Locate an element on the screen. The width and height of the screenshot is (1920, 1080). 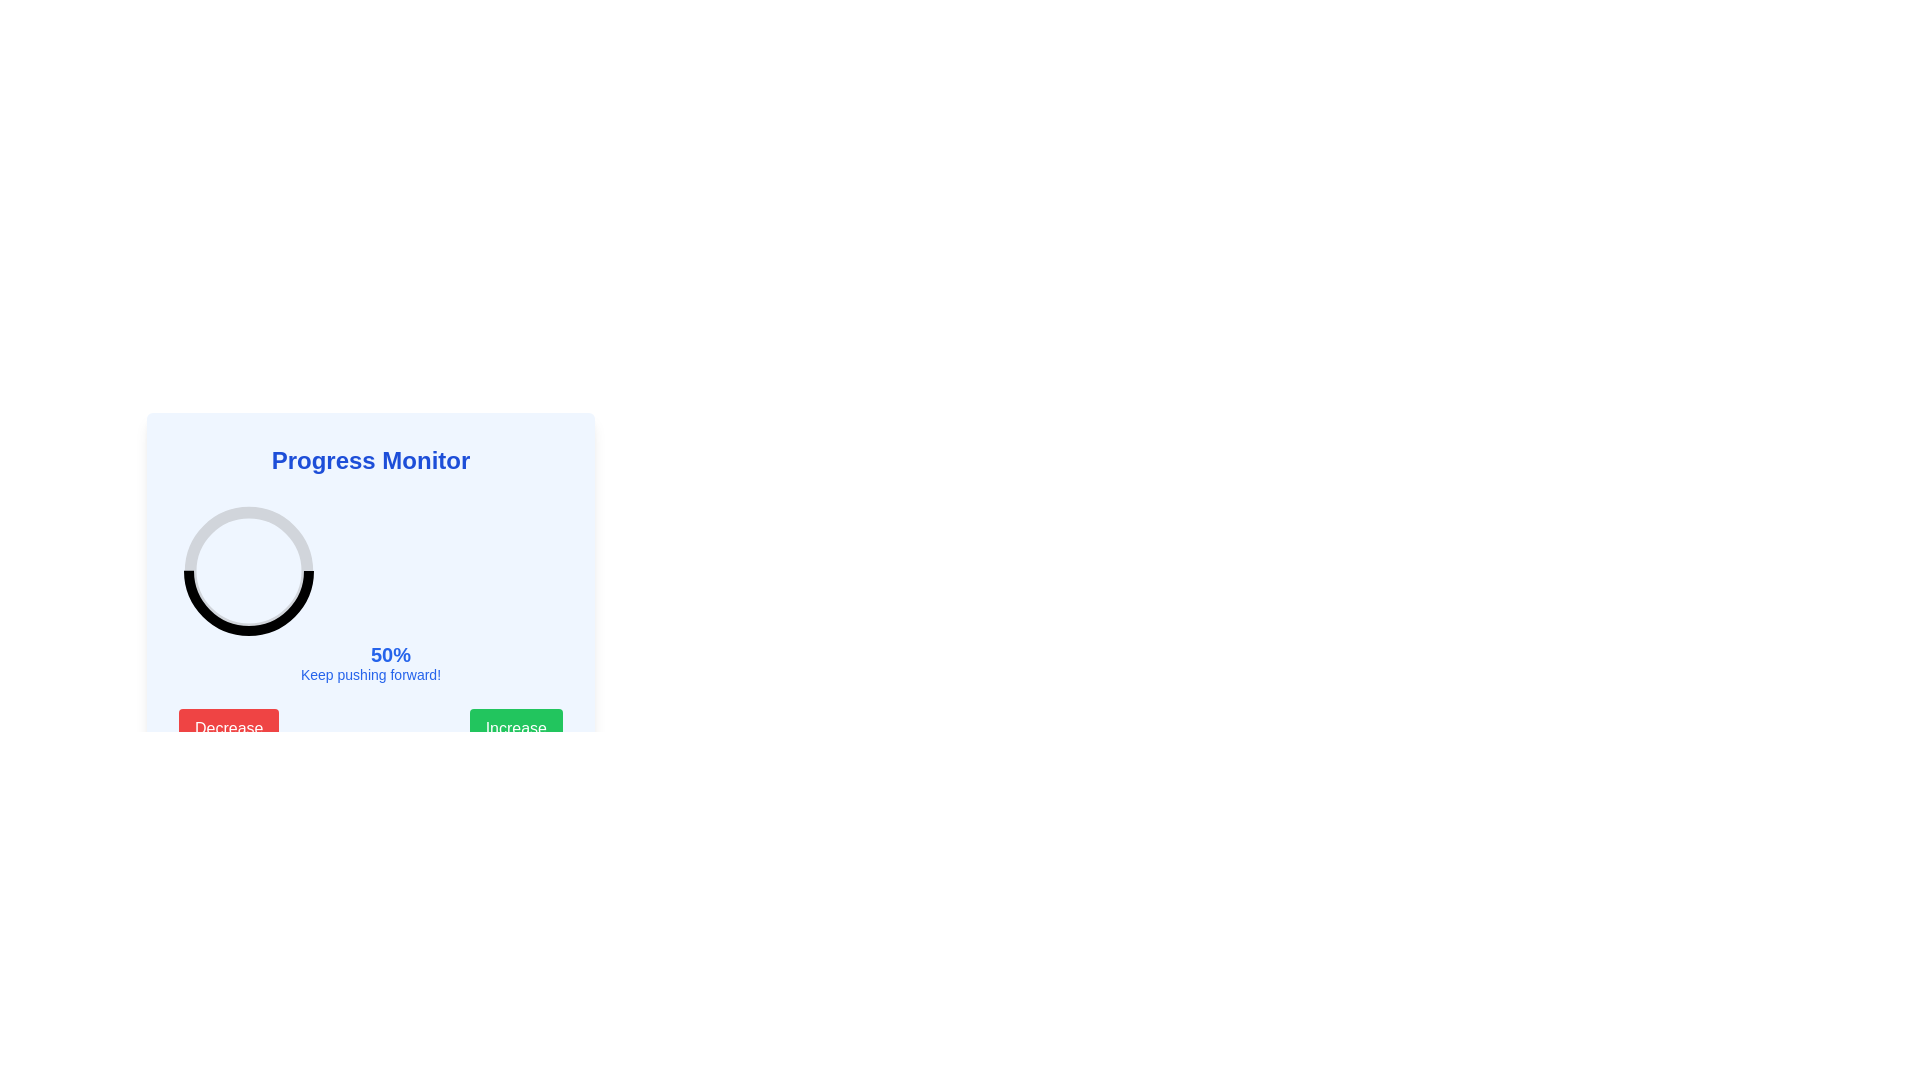
the Progress Arc in the 'Progress Monitor' card, which visually represents a percentage of '50%' is located at coordinates (248, 570).